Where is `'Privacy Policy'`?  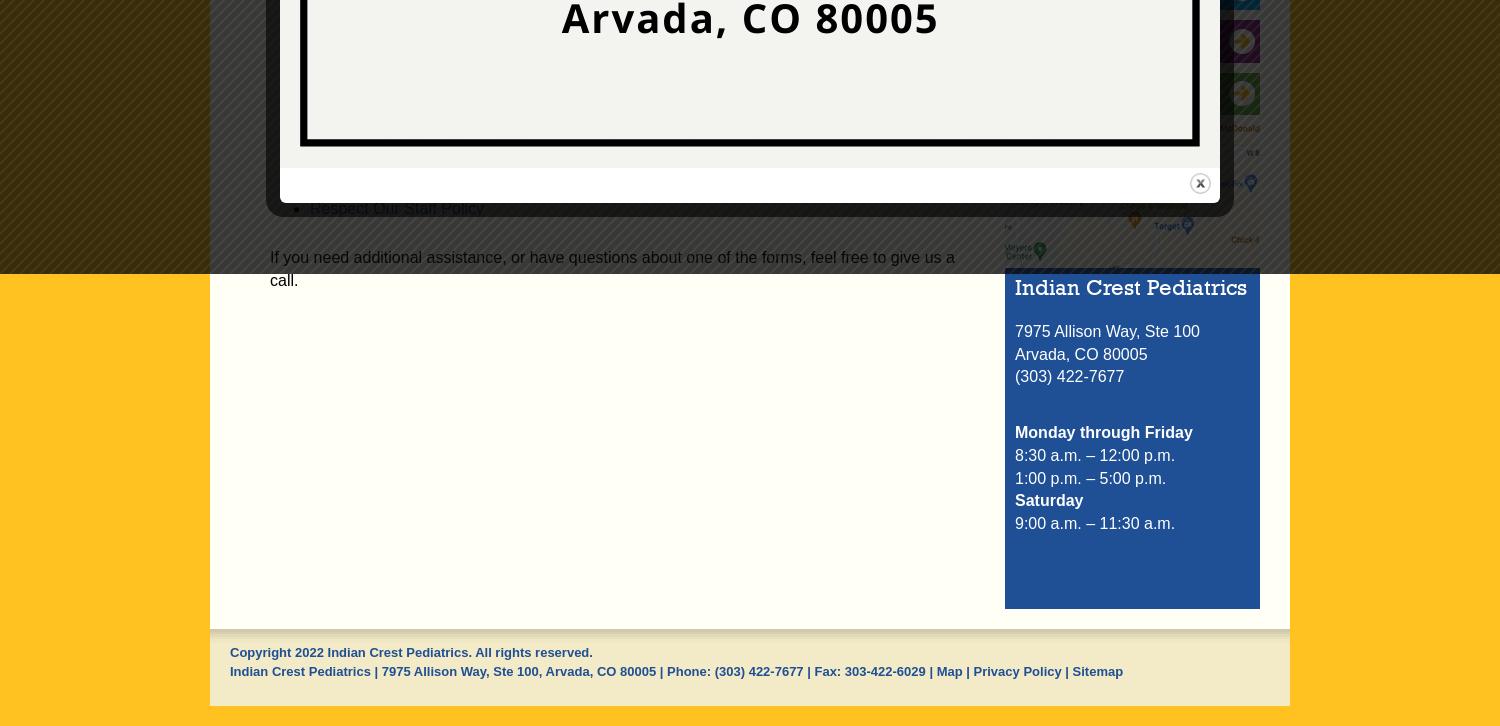 'Privacy Policy' is located at coordinates (1017, 669).